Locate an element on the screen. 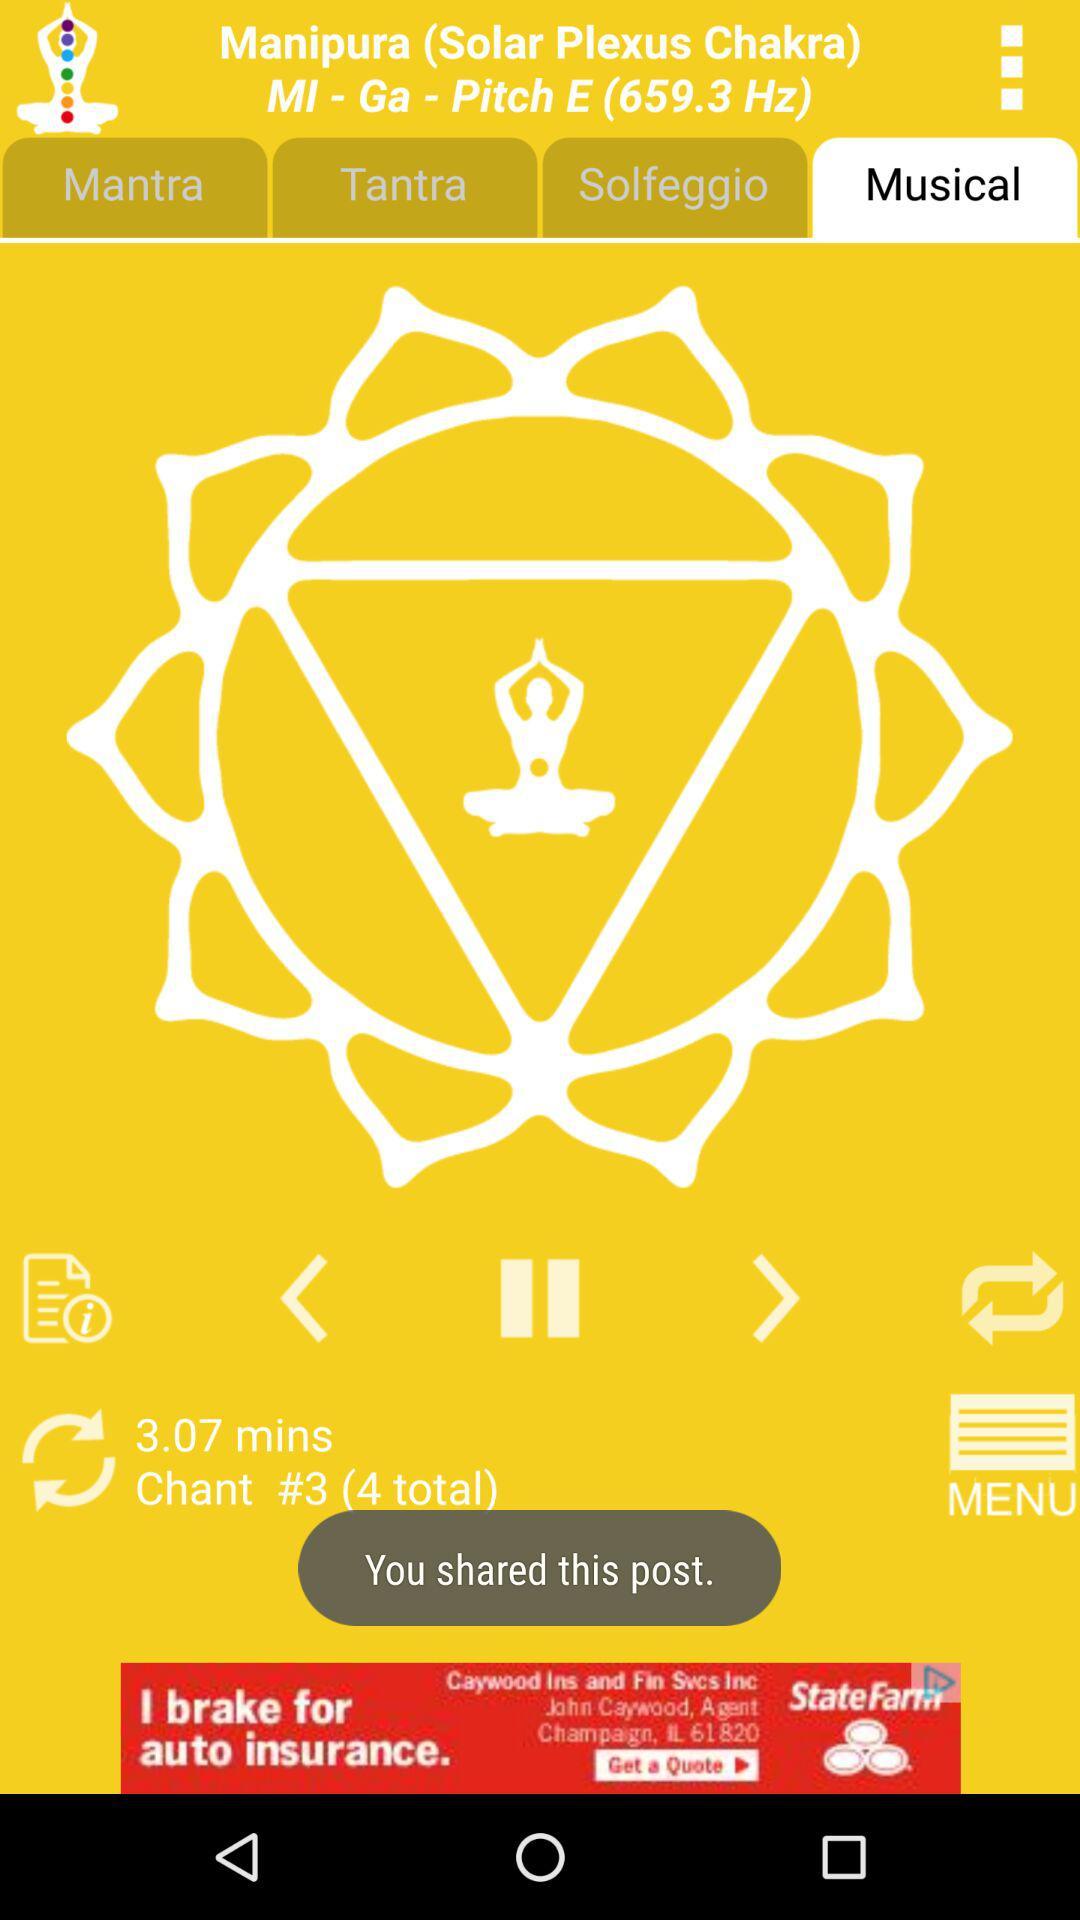 The height and width of the screenshot is (1920, 1080). next is located at coordinates (775, 1298).